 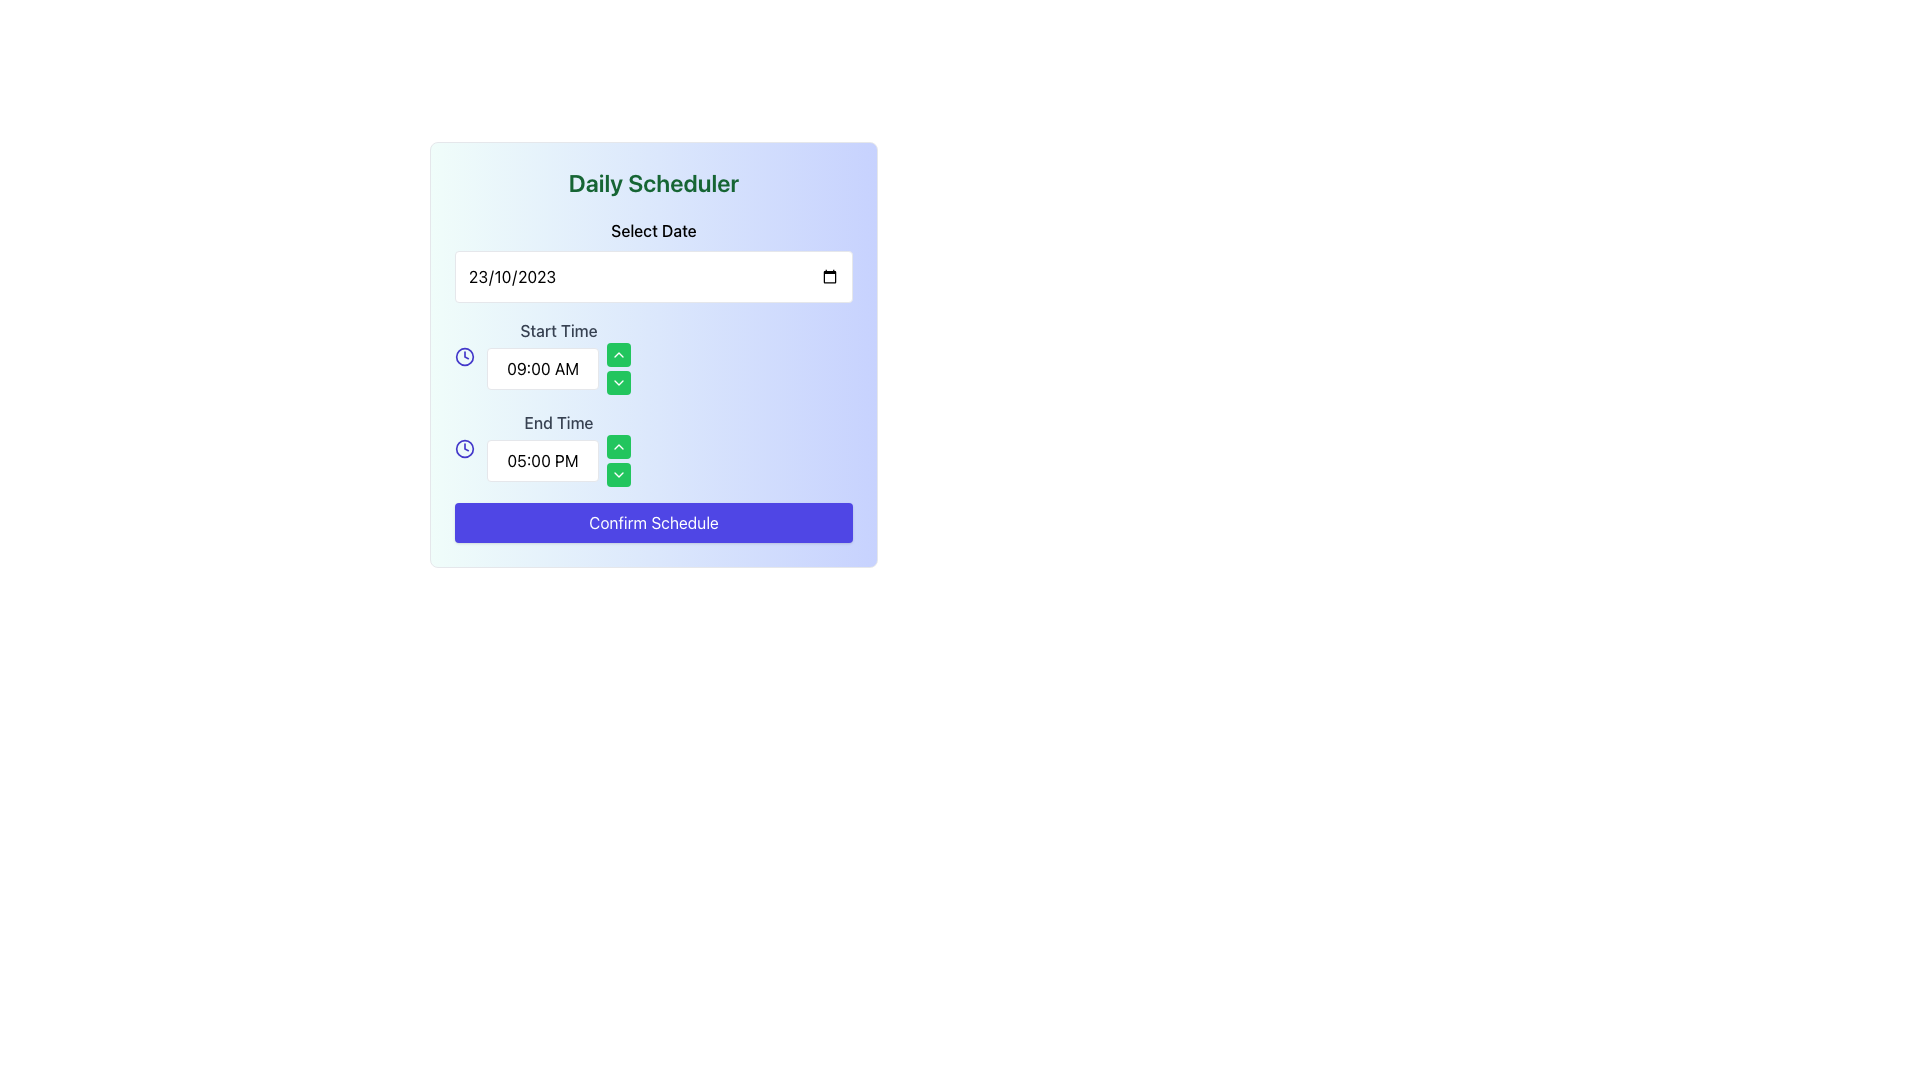 I want to click on the text input field labeled 'Start Time' to focus on it, so click(x=542, y=369).